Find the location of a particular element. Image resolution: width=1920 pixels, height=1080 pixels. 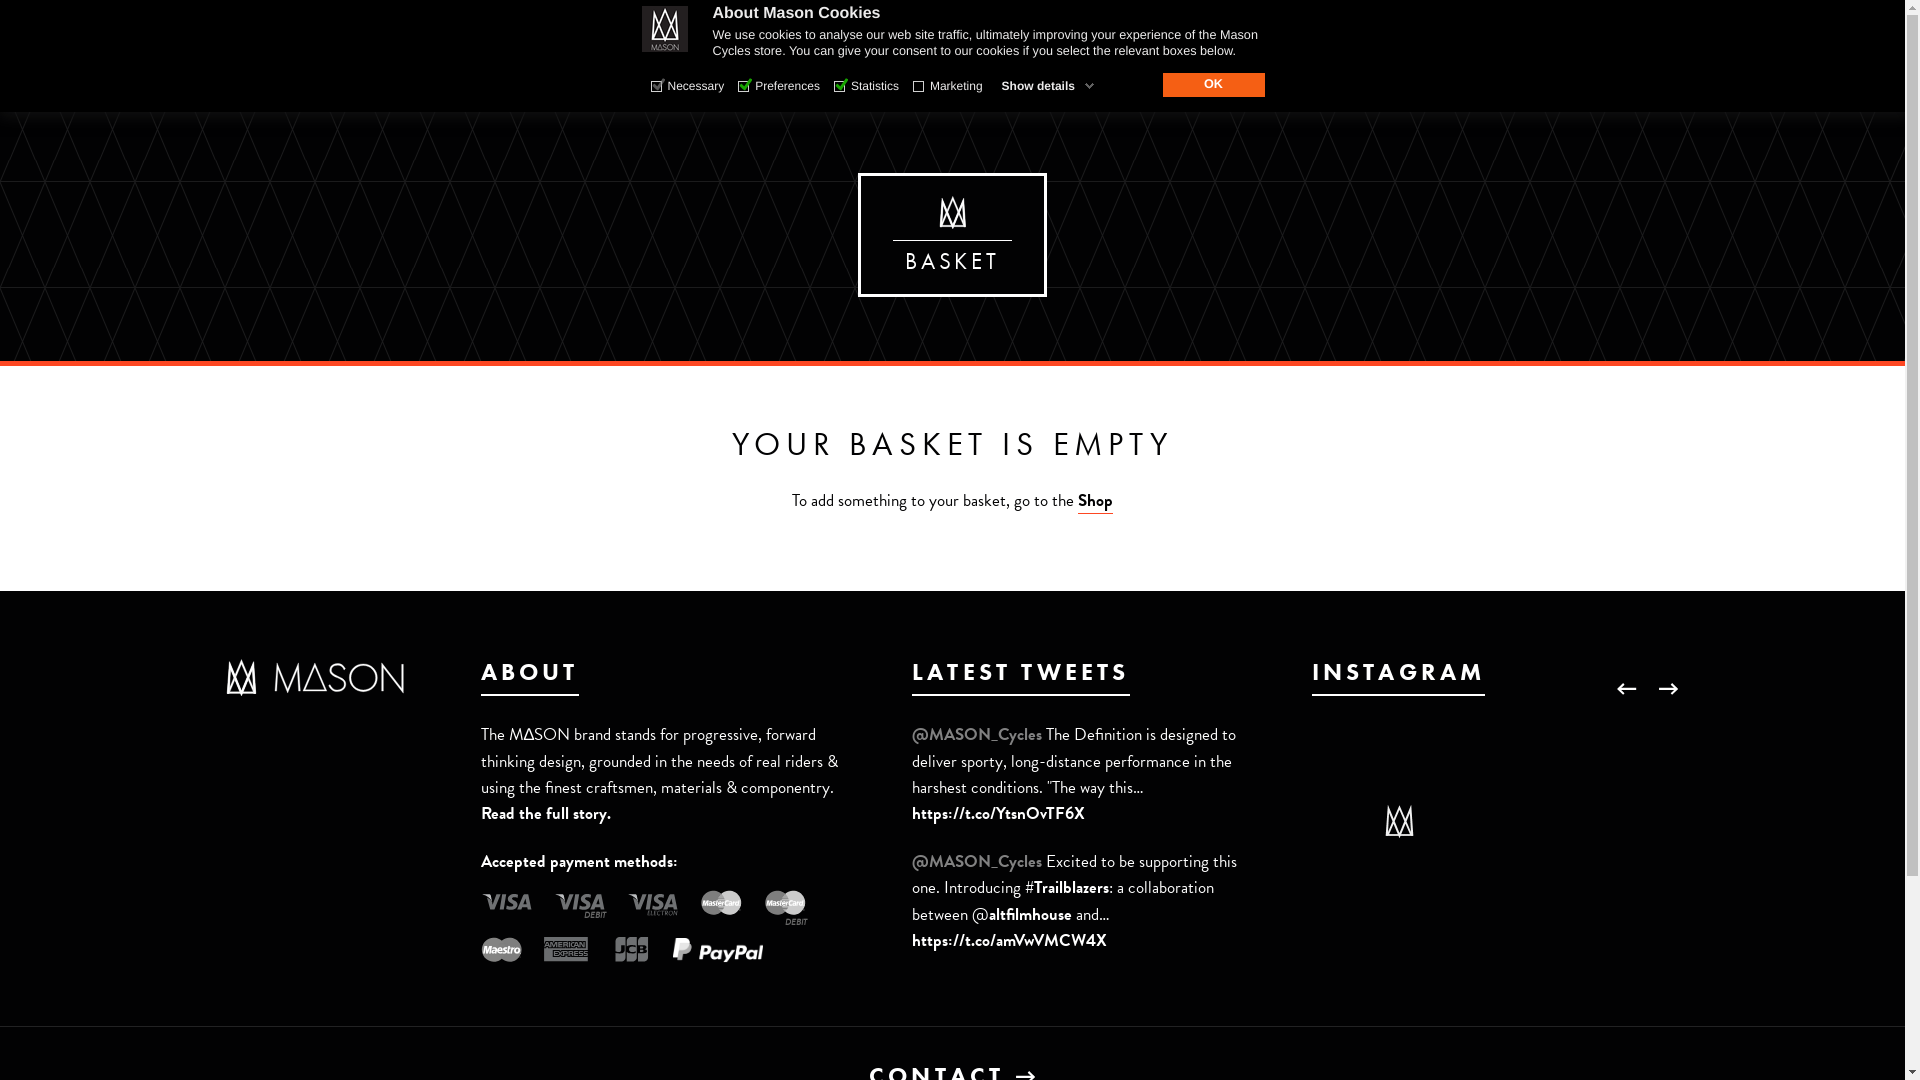

'LOGIN' is located at coordinates (1533, 19).